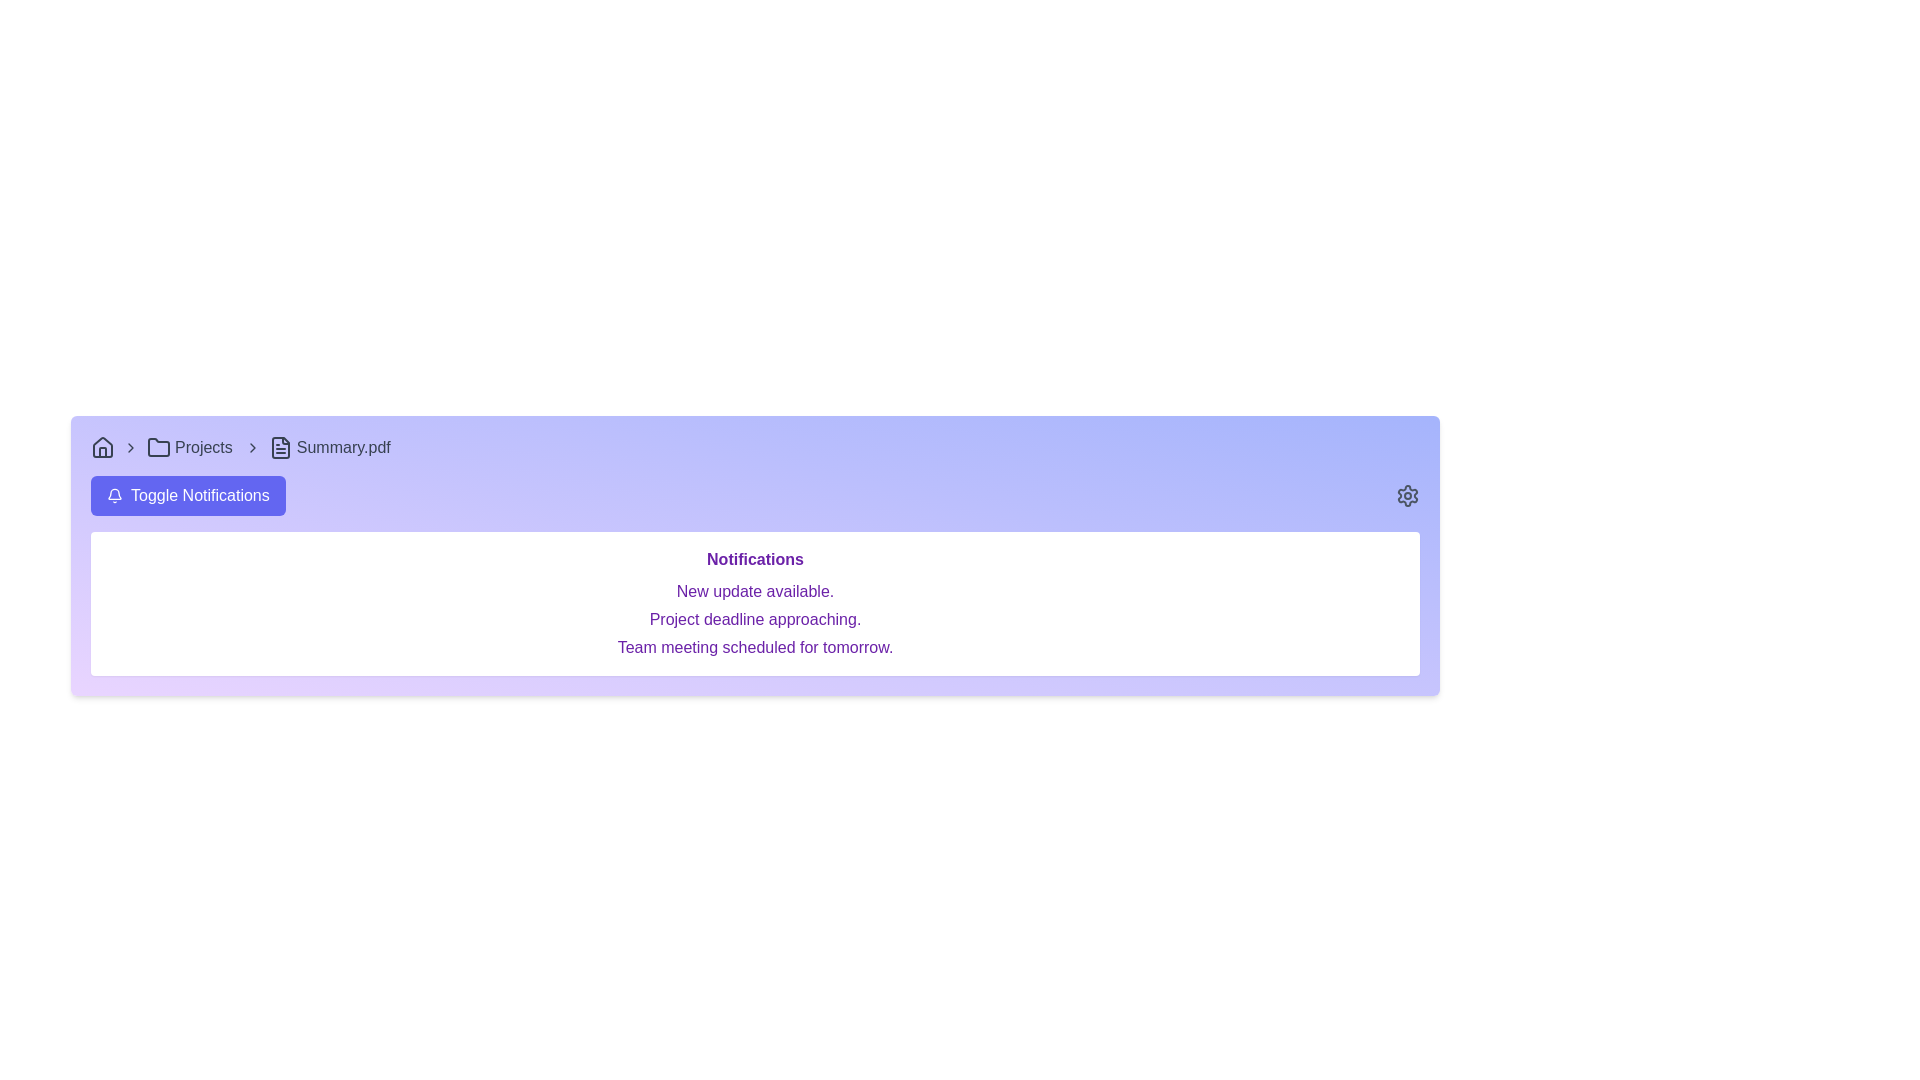 The width and height of the screenshot is (1920, 1080). I want to click on the door component of the house icon in the SVG graphic, so click(101, 452).